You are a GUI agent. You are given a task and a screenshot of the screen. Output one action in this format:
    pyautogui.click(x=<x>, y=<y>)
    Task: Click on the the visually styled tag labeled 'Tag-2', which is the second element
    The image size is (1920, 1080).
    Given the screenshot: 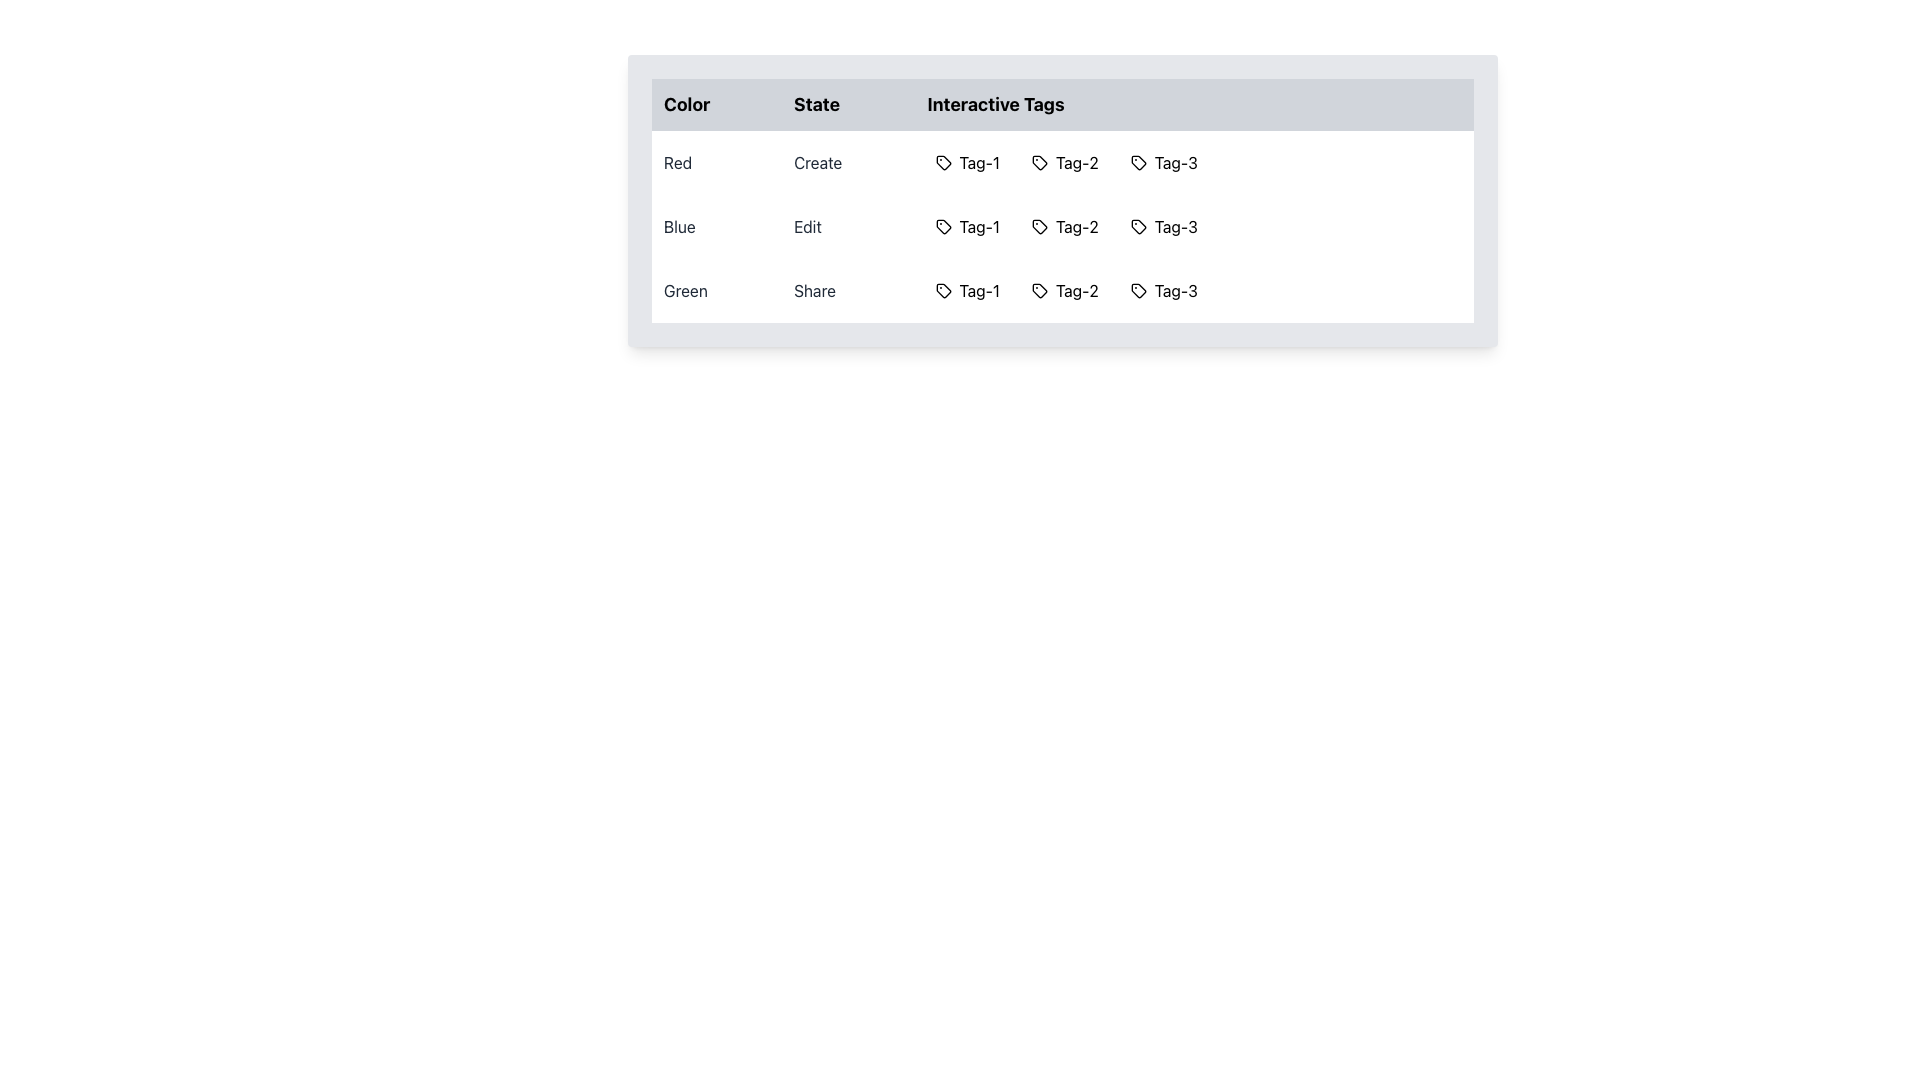 What is the action you would take?
    pyautogui.click(x=1064, y=161)
    